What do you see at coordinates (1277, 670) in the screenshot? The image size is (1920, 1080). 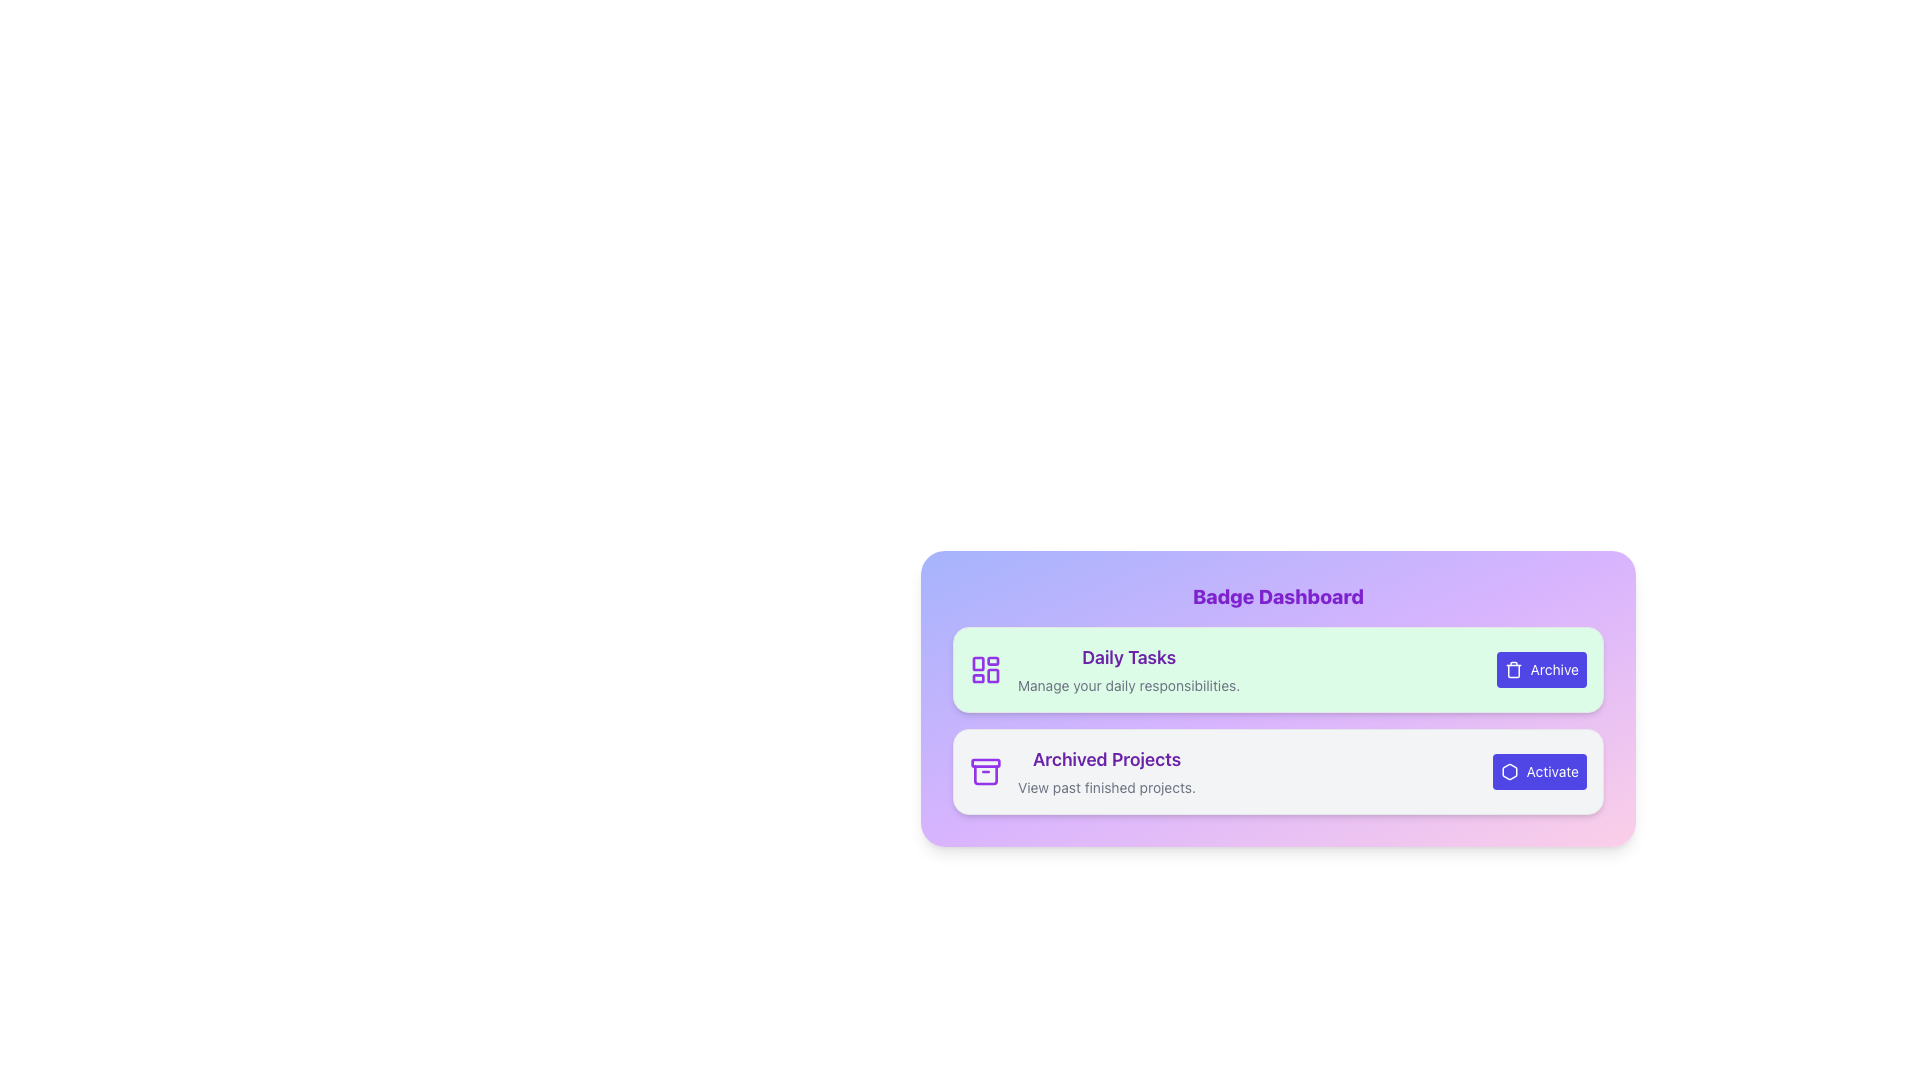 I see `displayed information from the first card in the 'Badge Dashboard', which contains the title 'Daily Tasks', subtitle 'Manage your daily responsibilities.', and an 'Archive' button` at bounding box center [1277, 670].